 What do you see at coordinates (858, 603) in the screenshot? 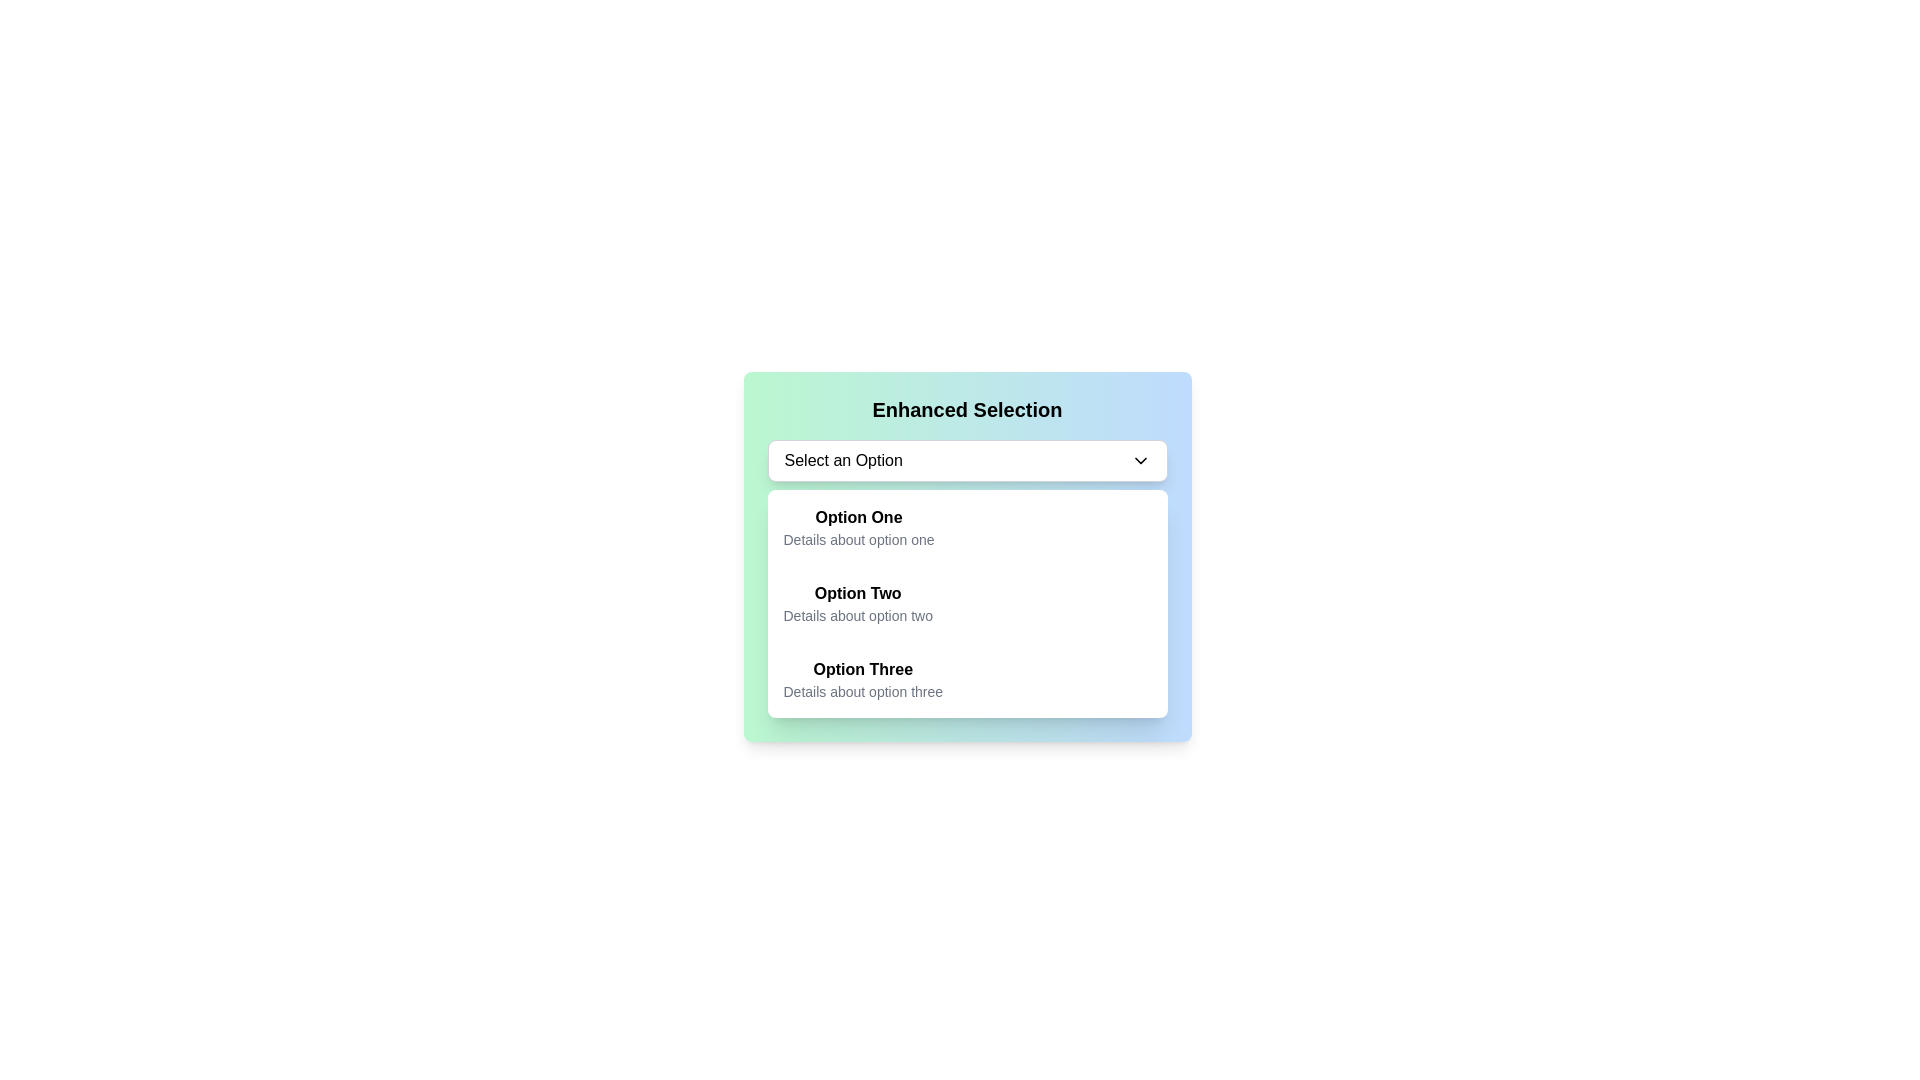
I see `the second item in the dropdown menu, which displays 'Option Two' in bold and 'Details about option two' in a smaller gray font` at bounding box center [858, 603].